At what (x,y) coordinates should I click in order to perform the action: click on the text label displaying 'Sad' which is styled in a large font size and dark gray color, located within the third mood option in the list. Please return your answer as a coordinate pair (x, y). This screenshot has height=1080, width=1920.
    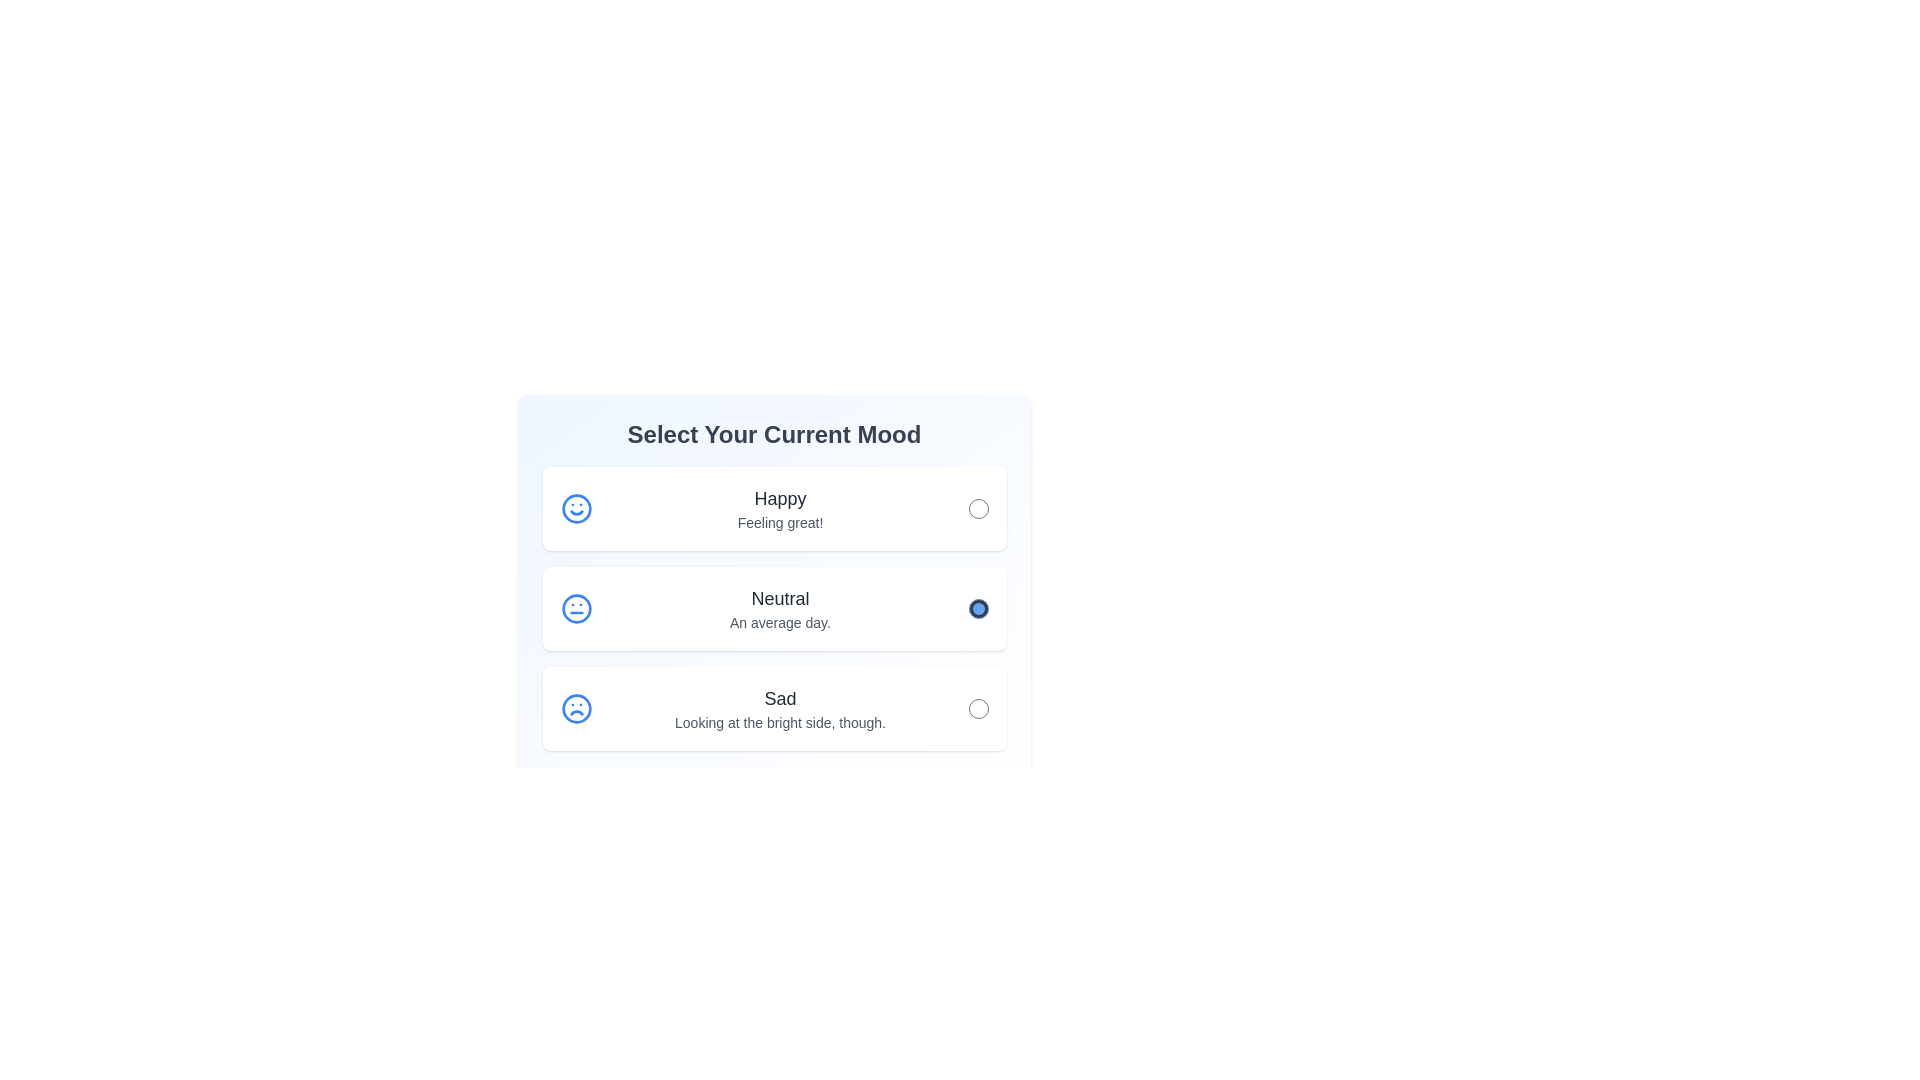
    Looking at the image, I should click on (779, 697).